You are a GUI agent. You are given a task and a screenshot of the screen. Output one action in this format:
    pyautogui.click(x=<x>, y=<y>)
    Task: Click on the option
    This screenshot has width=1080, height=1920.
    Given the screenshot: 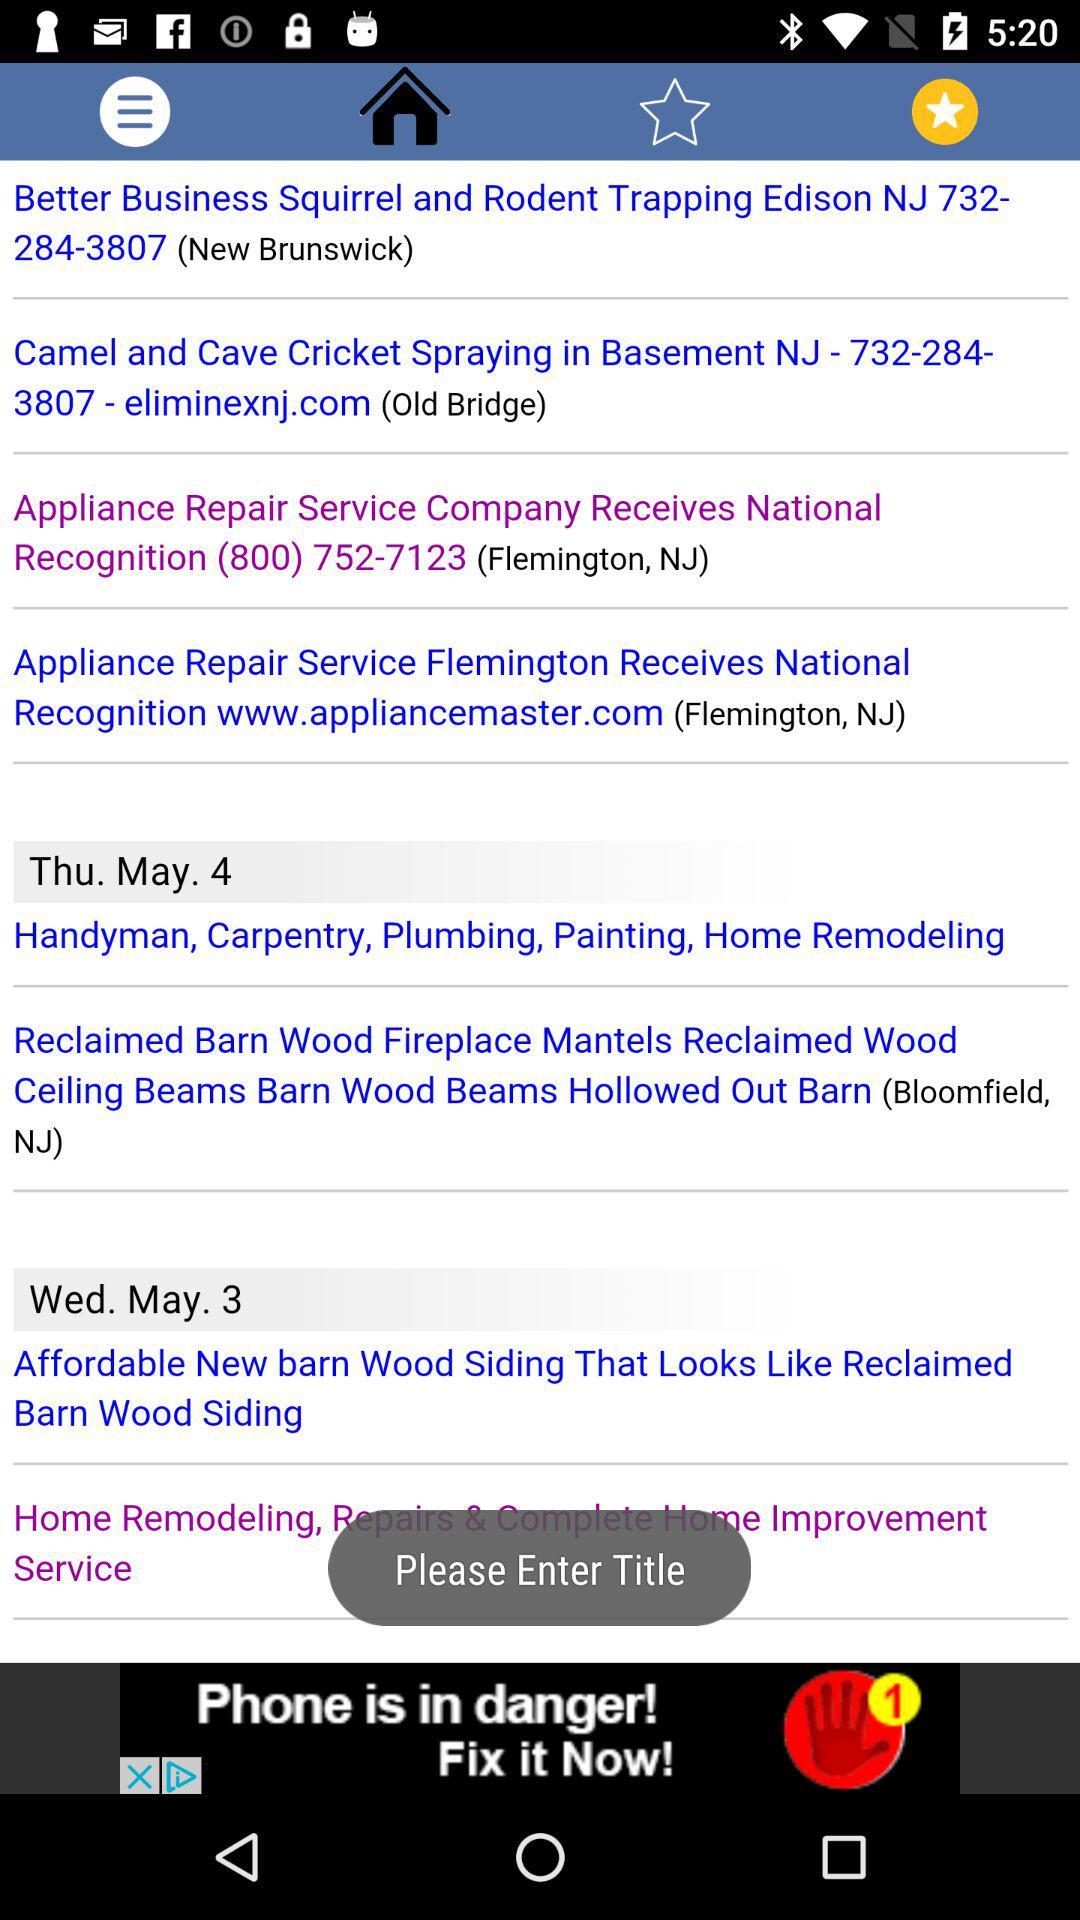 What is the action you would take?
    pyautogui.click(x=135, y=110)
    